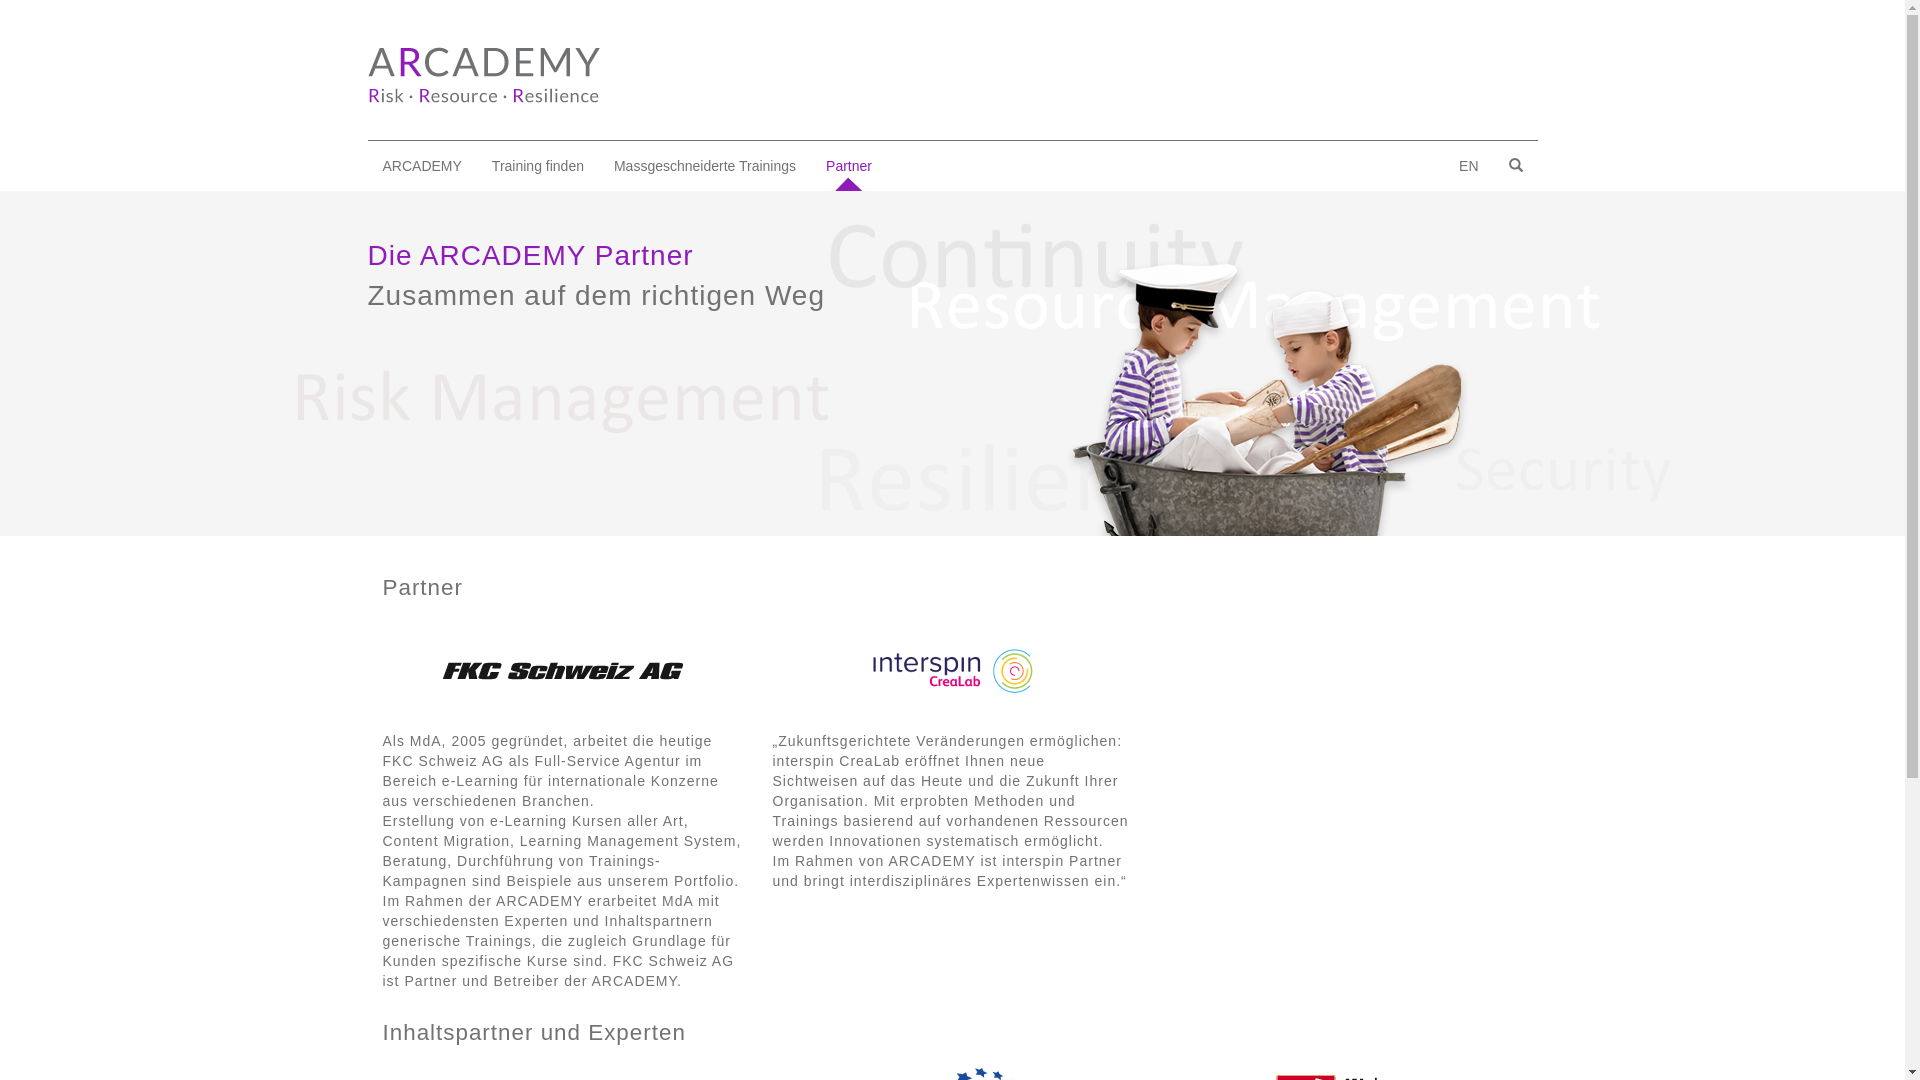  What do you see at coordinates (598, 164) in the screenshot?
I see `'Massgeschneiderte Trainings'` at bounding box center [598, 164].